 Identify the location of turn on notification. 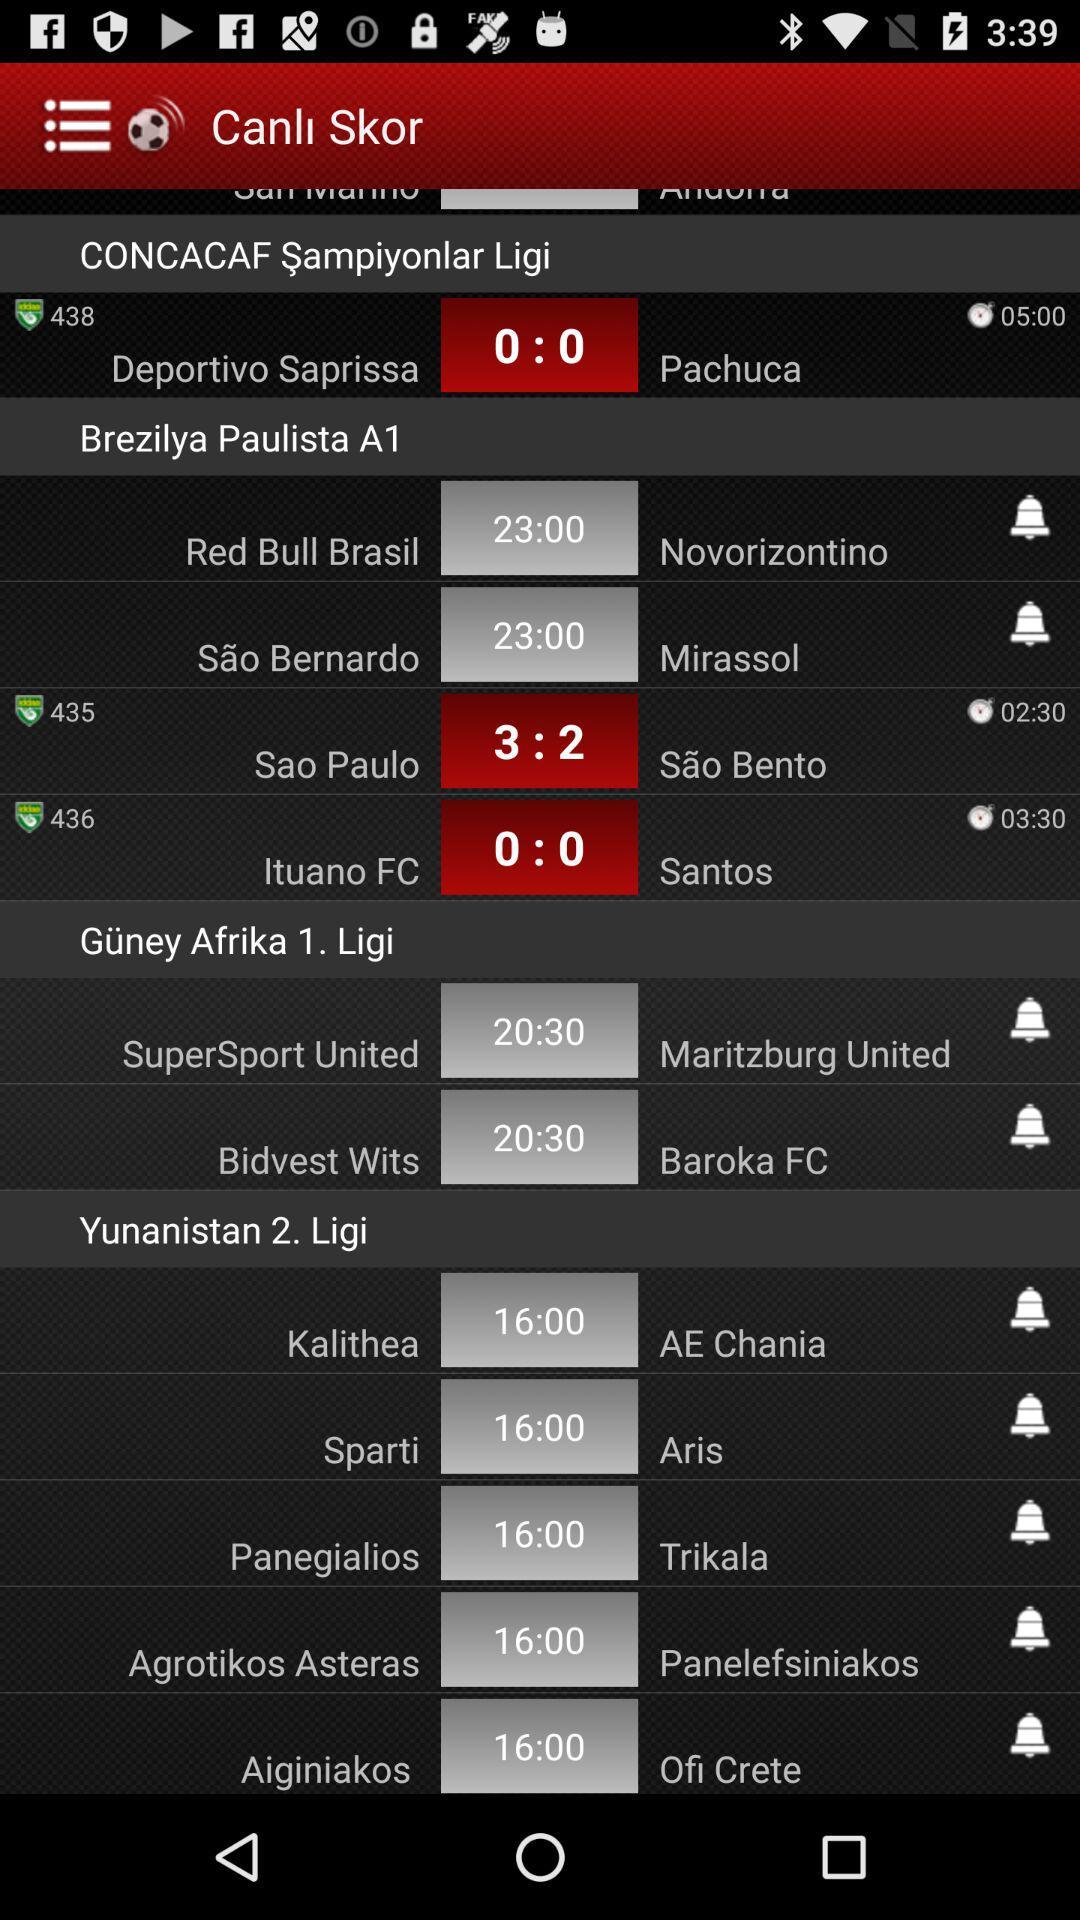
(1029, 517).